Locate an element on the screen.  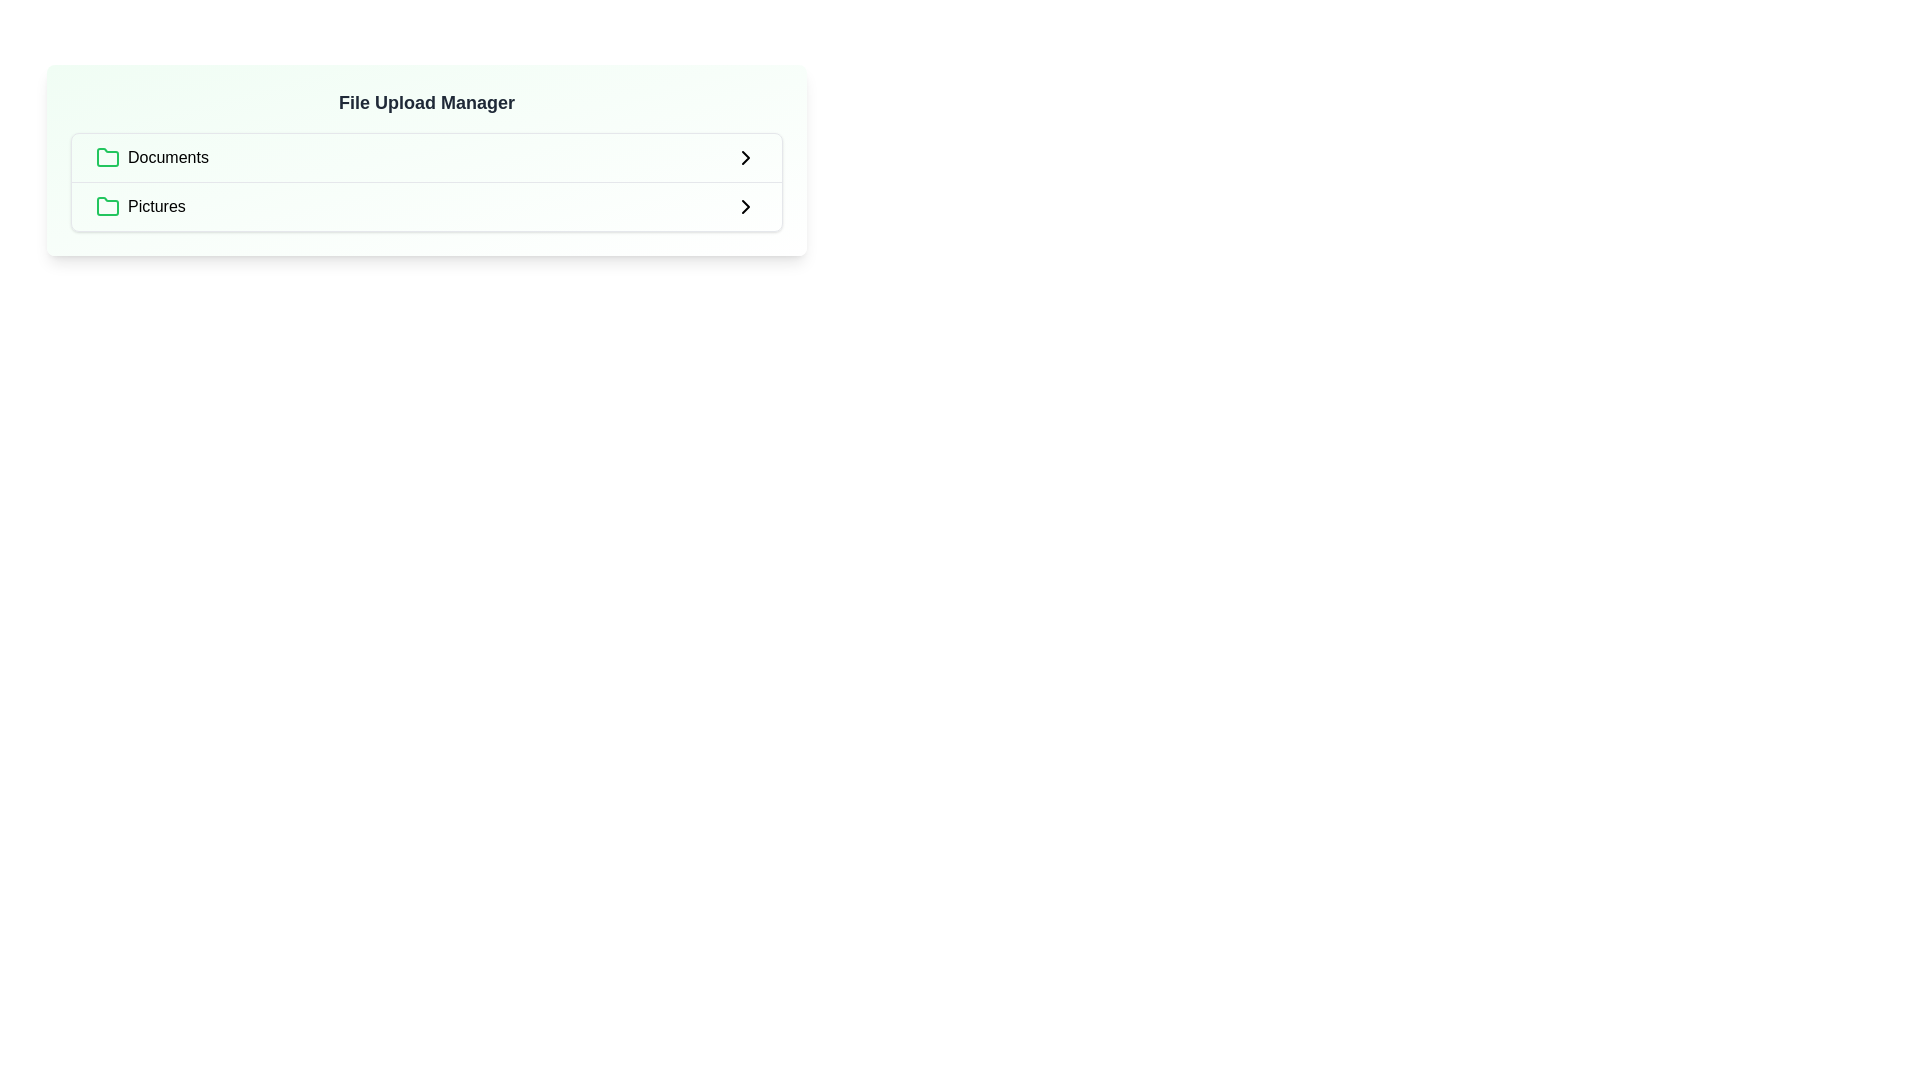
the Chevron icon indicating expandability is located at coordinates (744, 157).